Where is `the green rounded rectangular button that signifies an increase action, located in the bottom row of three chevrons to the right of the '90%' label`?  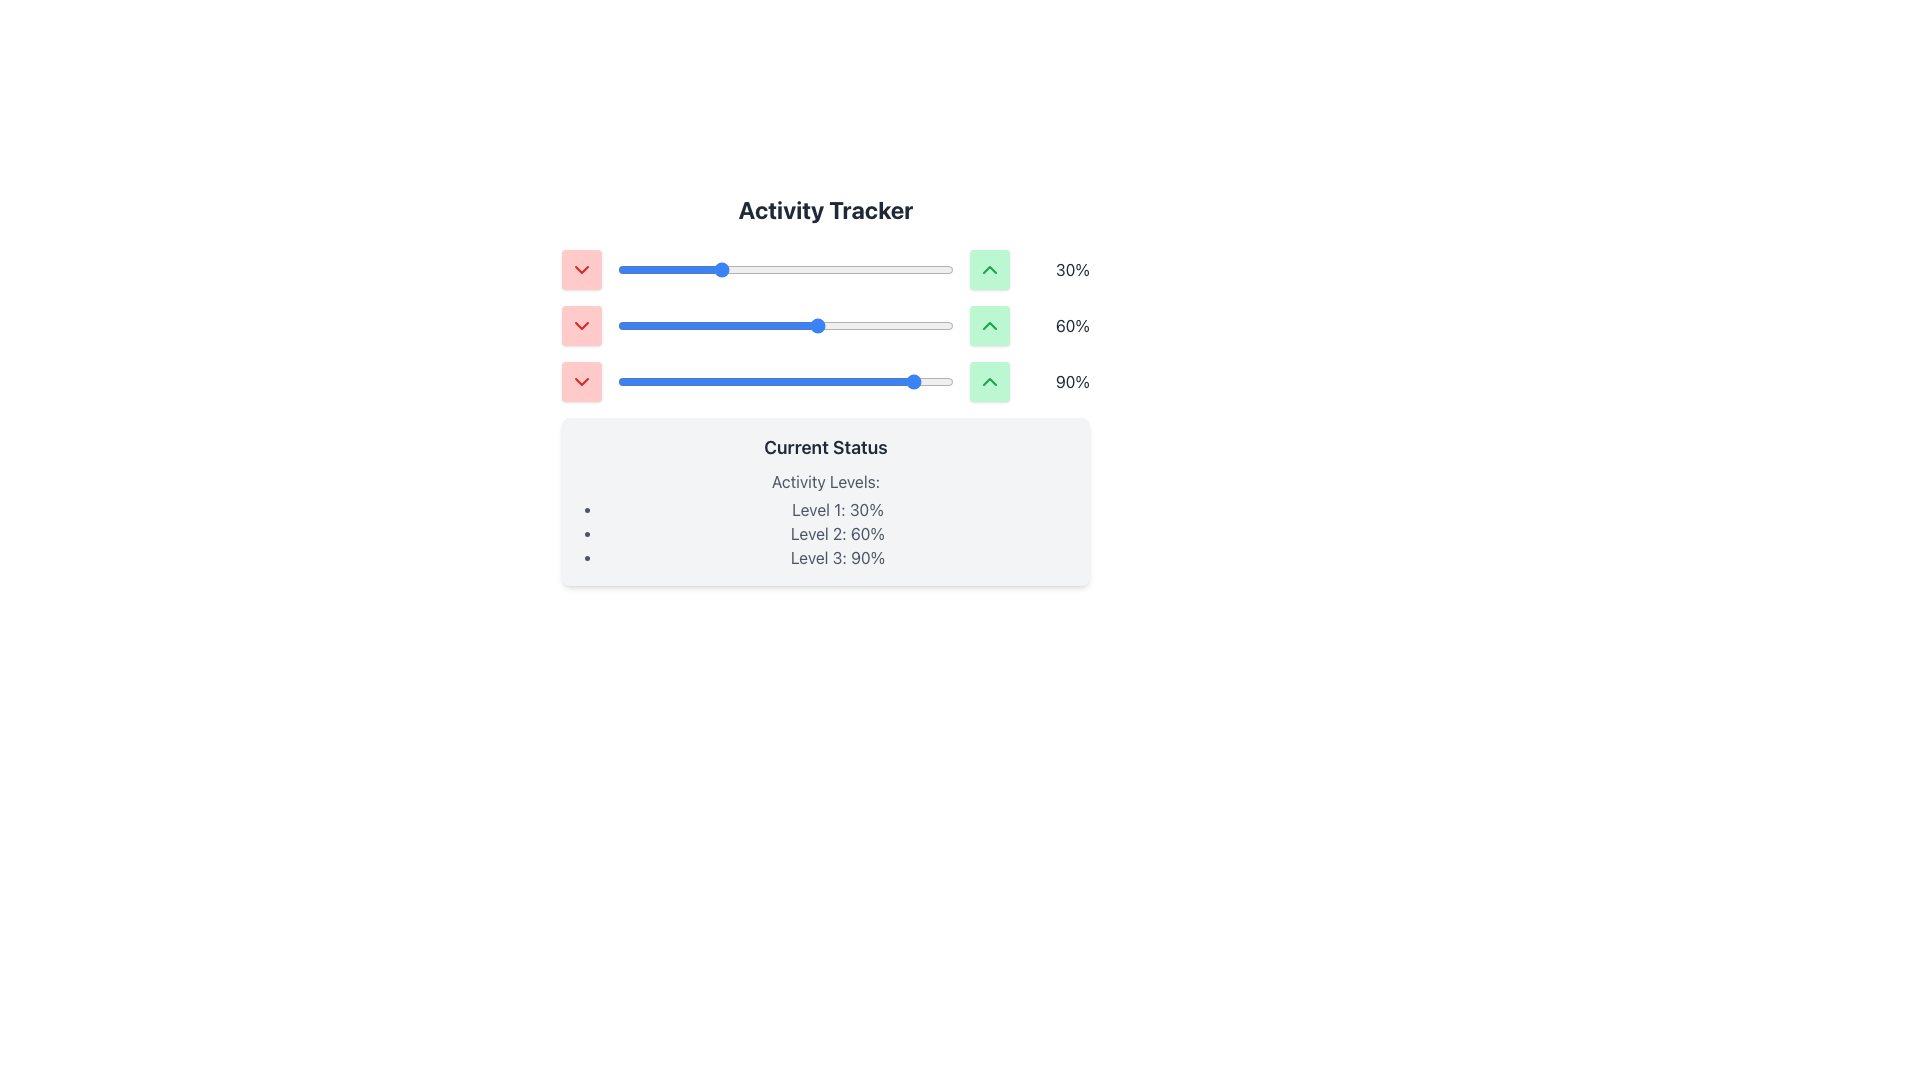
the green rounded rectangular button that signifies an increase action, located in the bottom row of three chevrons to the right of the '90%' label is located at coordinates (989, 381).